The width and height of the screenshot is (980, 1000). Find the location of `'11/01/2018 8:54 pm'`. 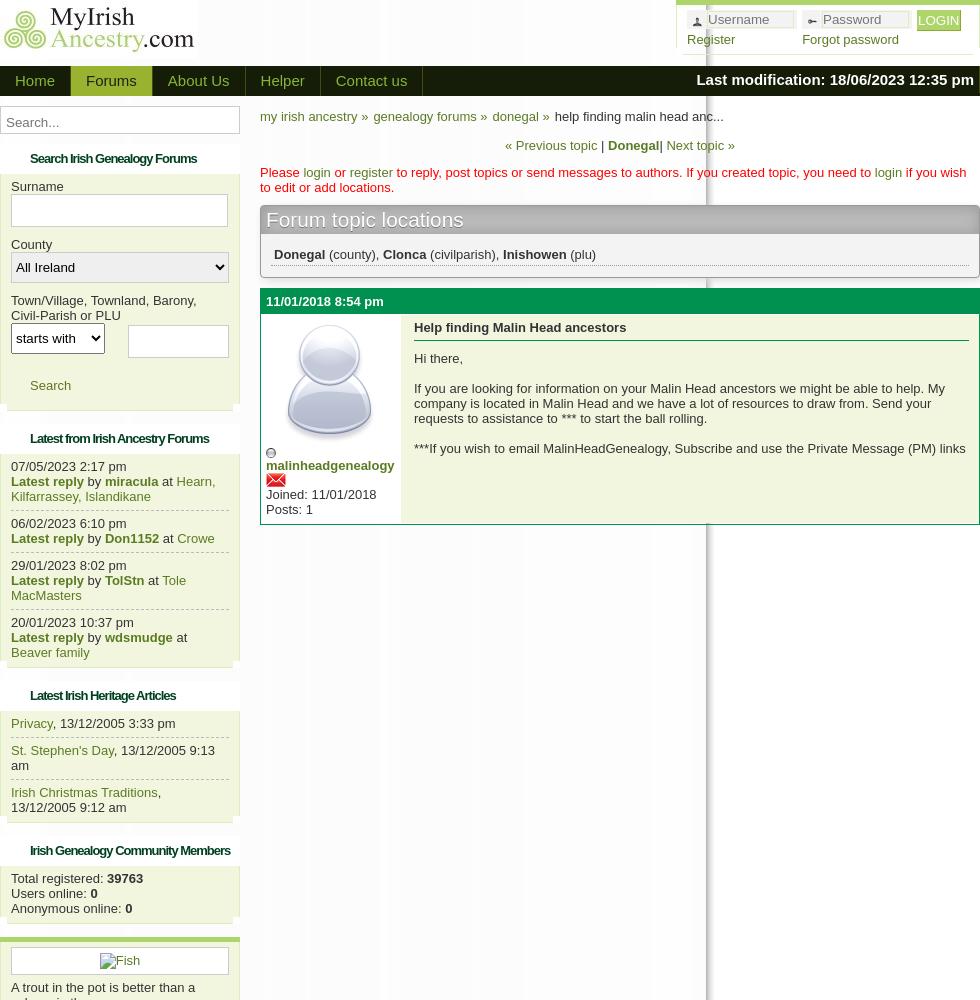

'11/01/2018 8:54 pm' is located at coordinates (324, 301).